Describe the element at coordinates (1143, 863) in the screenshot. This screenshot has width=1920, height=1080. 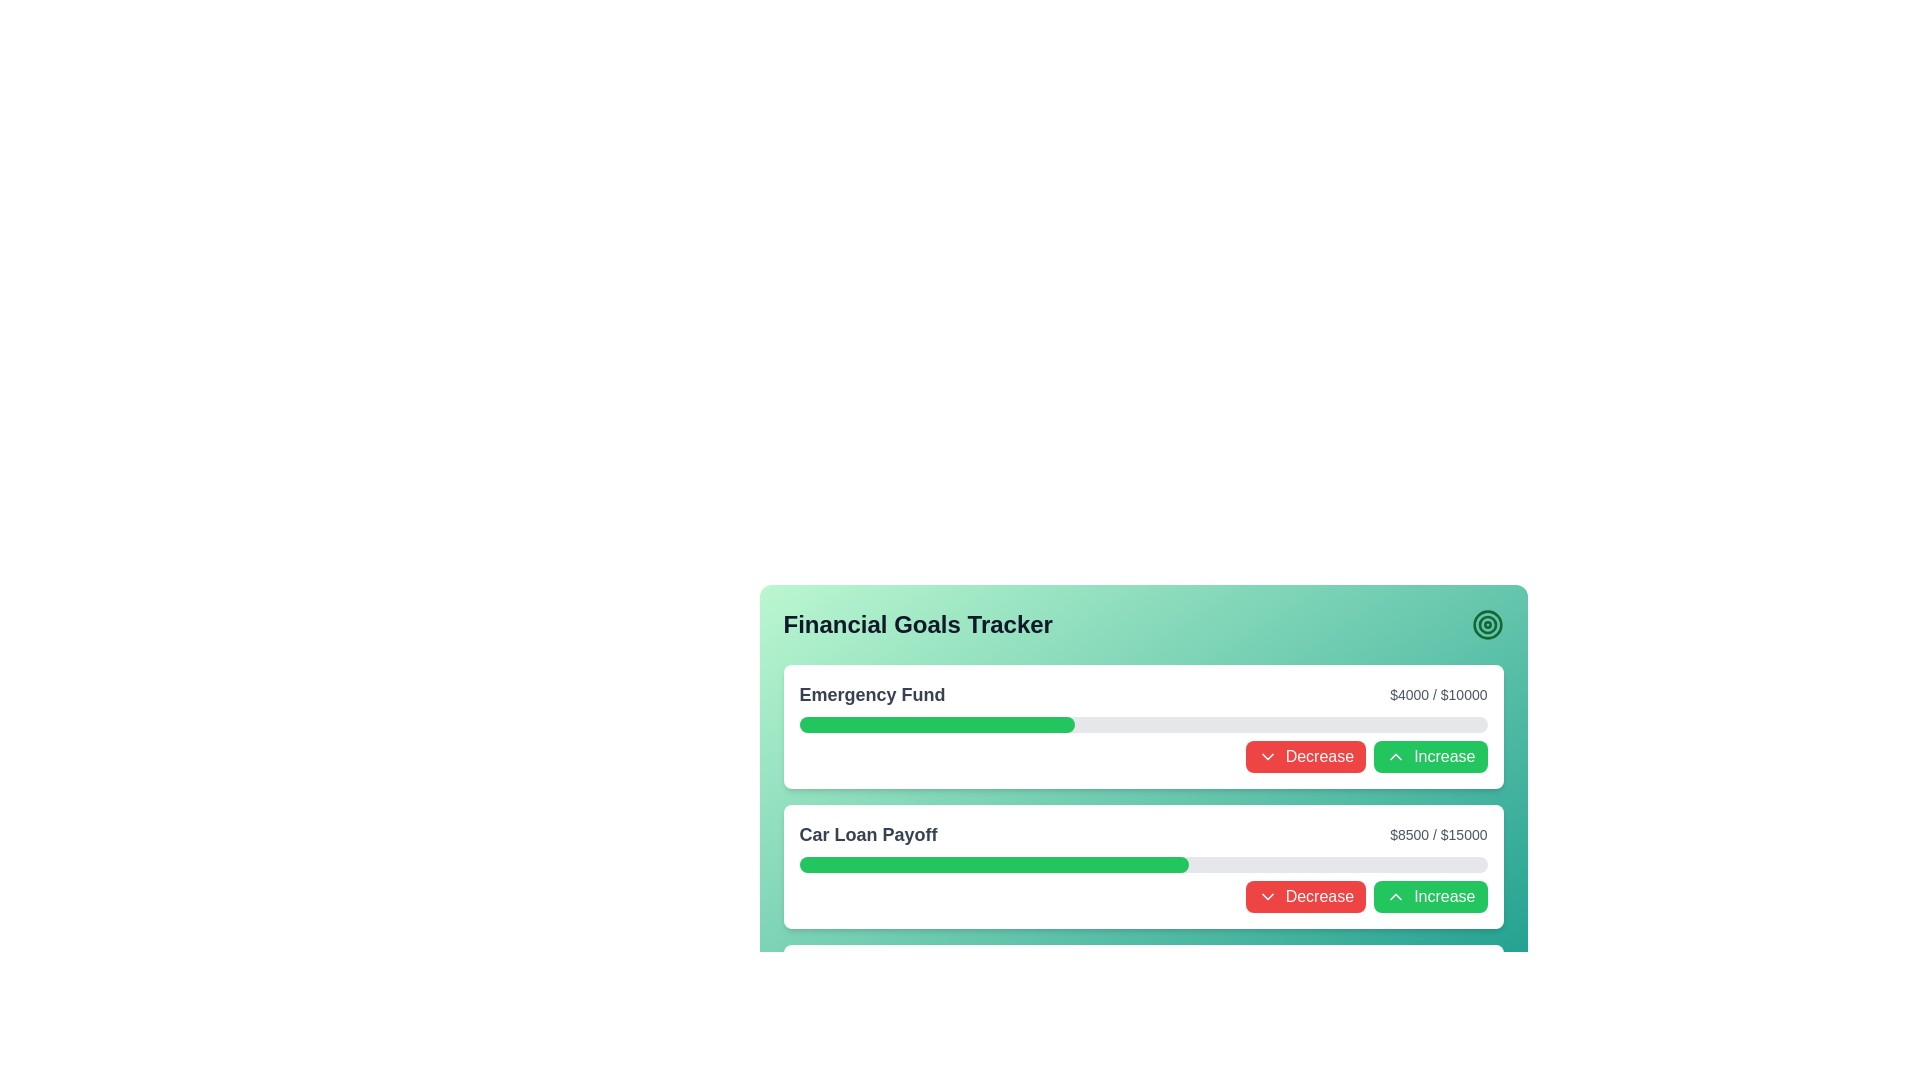
I see `the Progress Bar located directly below the 'Car Loan Payoff' label and the '$8500 / $15000' text, which visually represents the progress towards a financial goal` at that location.